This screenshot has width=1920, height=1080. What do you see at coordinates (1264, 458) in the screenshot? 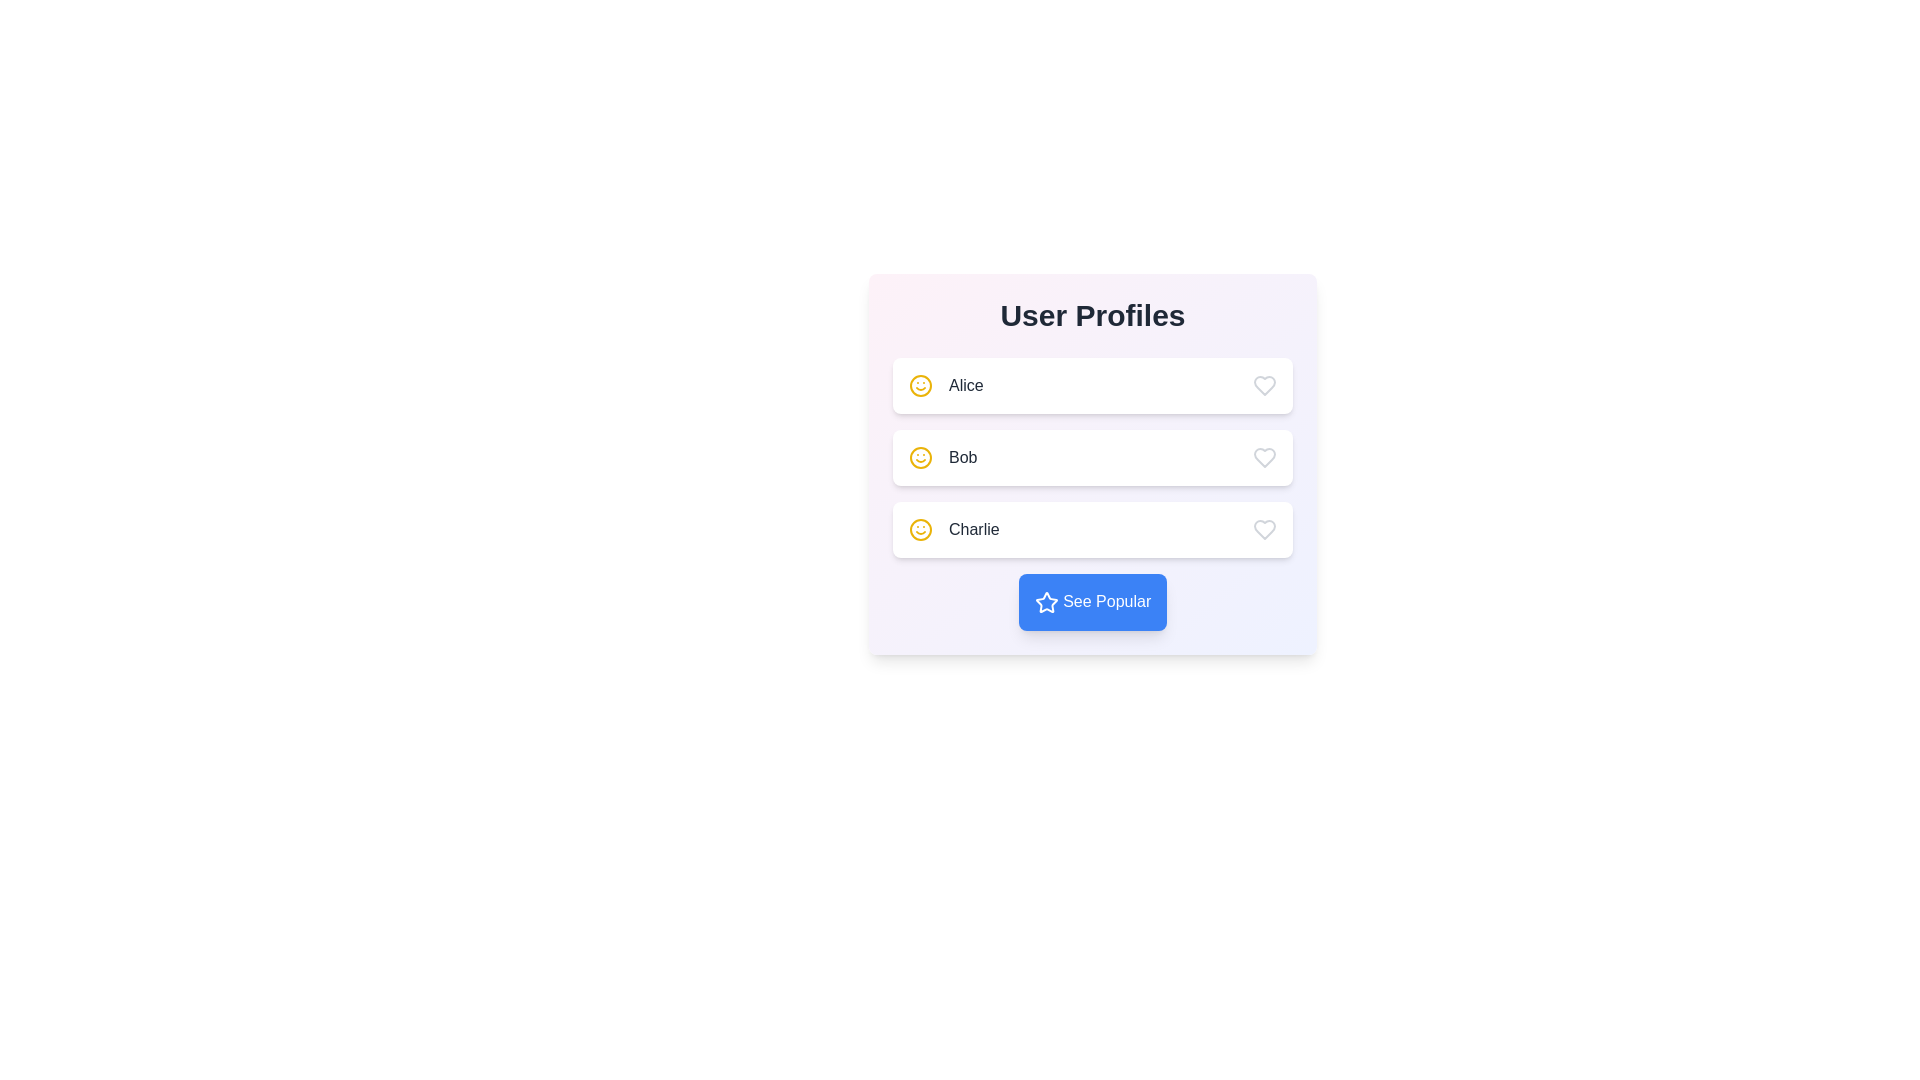
I see `the heart-shaped favorite button located to the right of the text 'Bob' in the second user profile entry` at bounding box center [1264, 458].